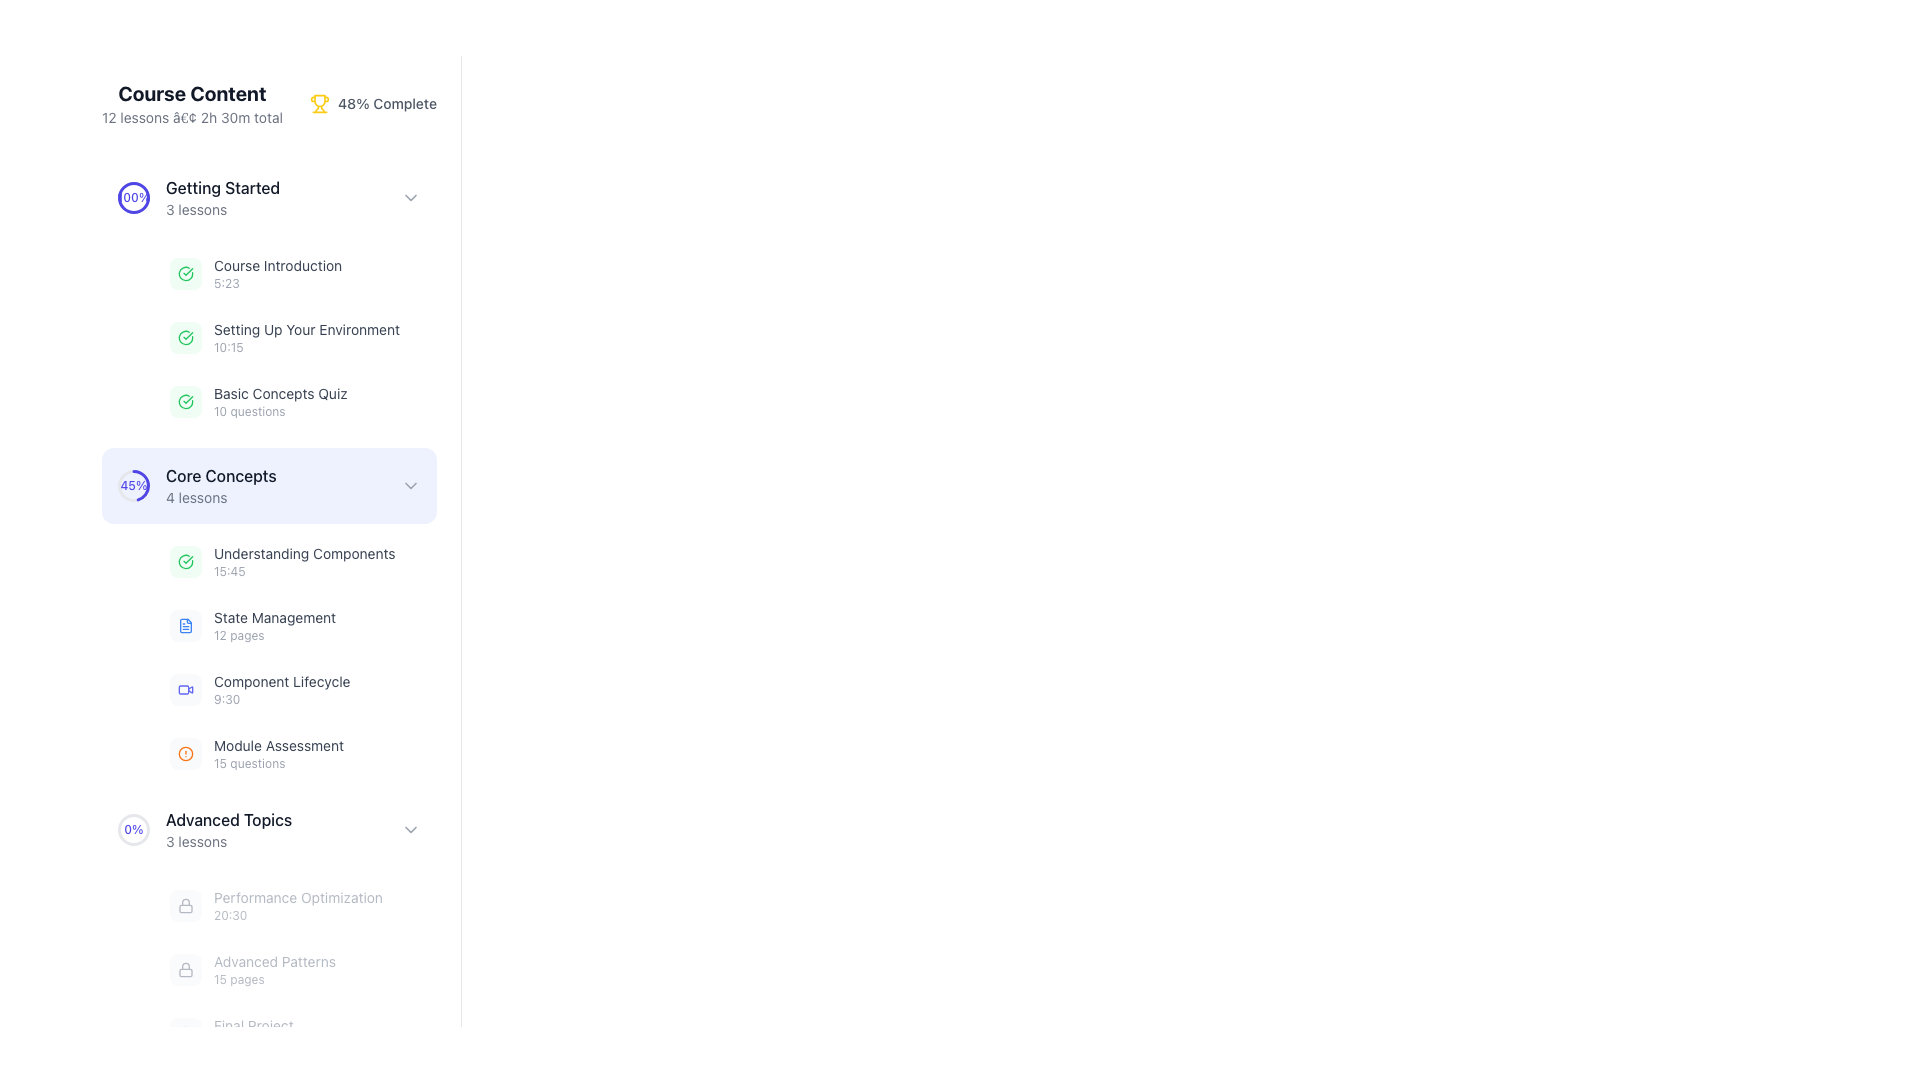 This screenshot has height=1080, width=1920. Describe the element at coordinates (221, 486) in the screenshot. I see `the compound text element titled 'Core Concepts' with a subheading '4 lessons' located in the 'Course Content' sidebar under the 'Getting Started' section` at that location.